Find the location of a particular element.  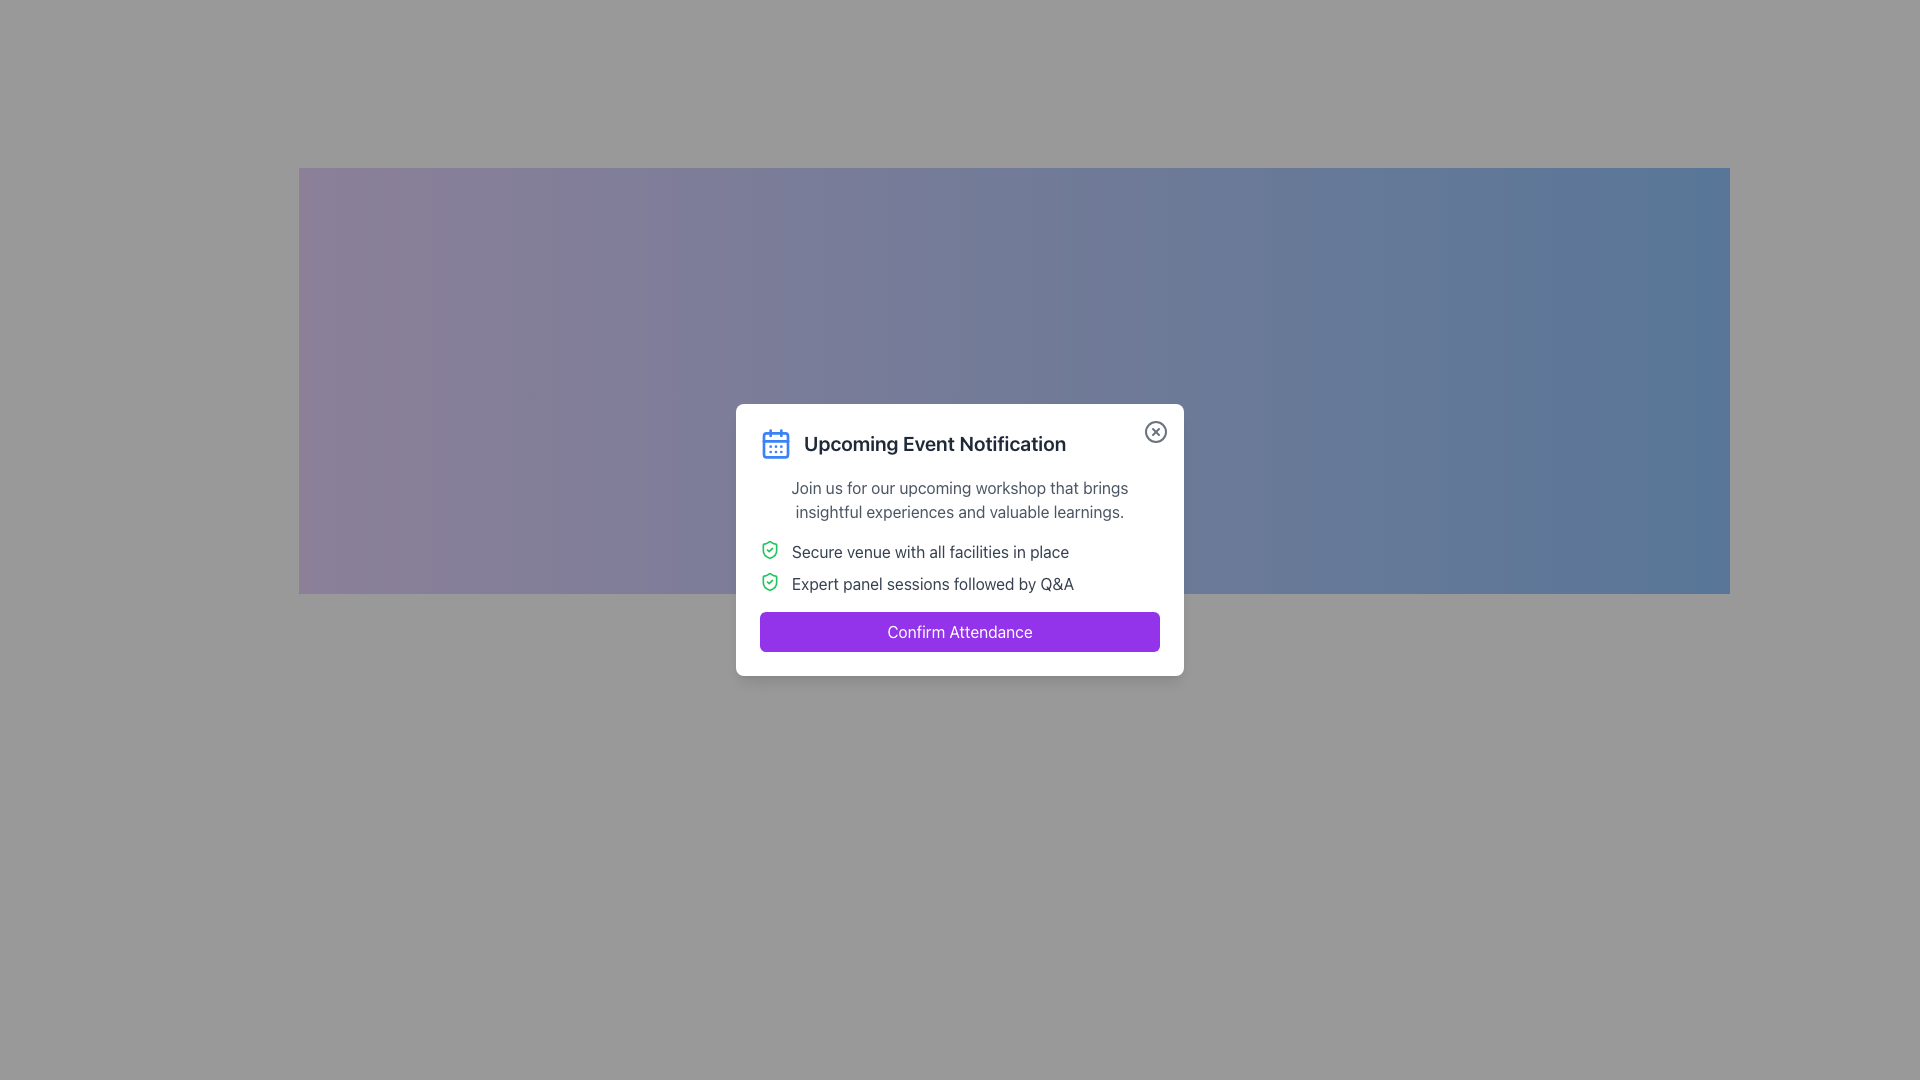

the shield icon with a checkmark, which symbolizes security and is located to the left of the text 'Expert panel sessions followed by Q&A' is located at coordinates (768, 550).